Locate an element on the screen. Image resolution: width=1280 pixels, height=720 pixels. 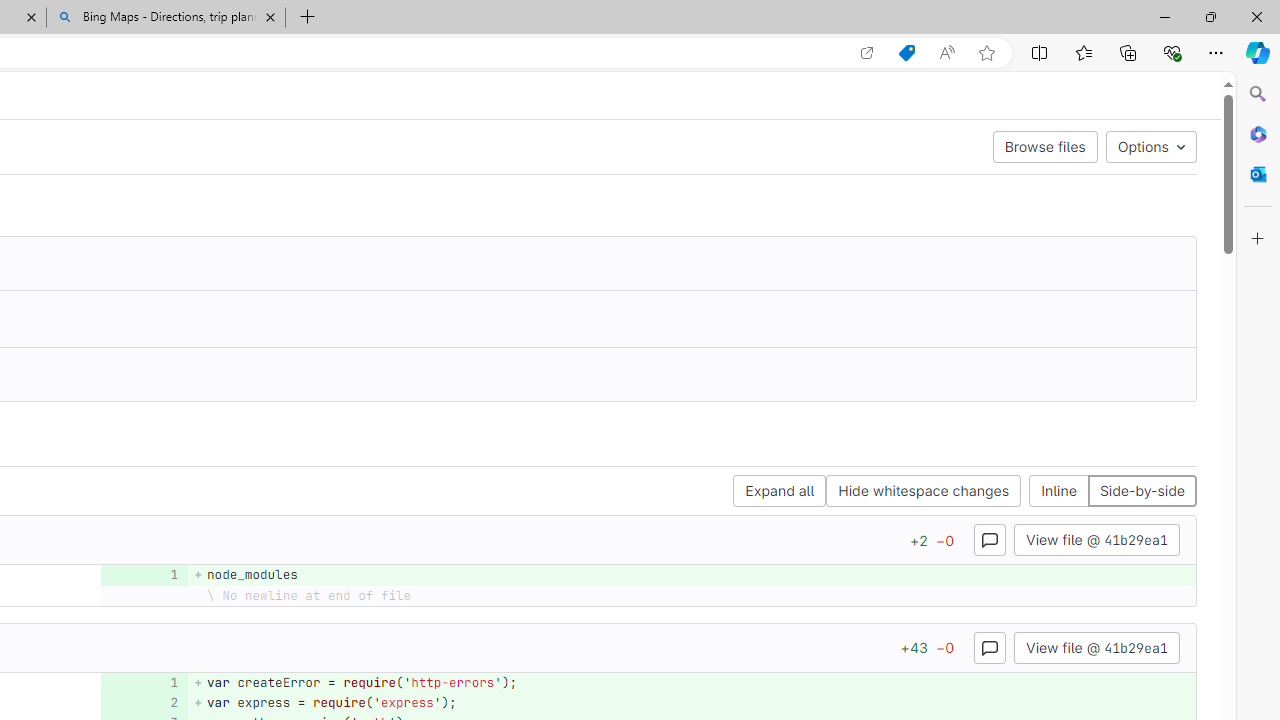
'Add a comment to this line 2' is located at coordinates (143, 701).